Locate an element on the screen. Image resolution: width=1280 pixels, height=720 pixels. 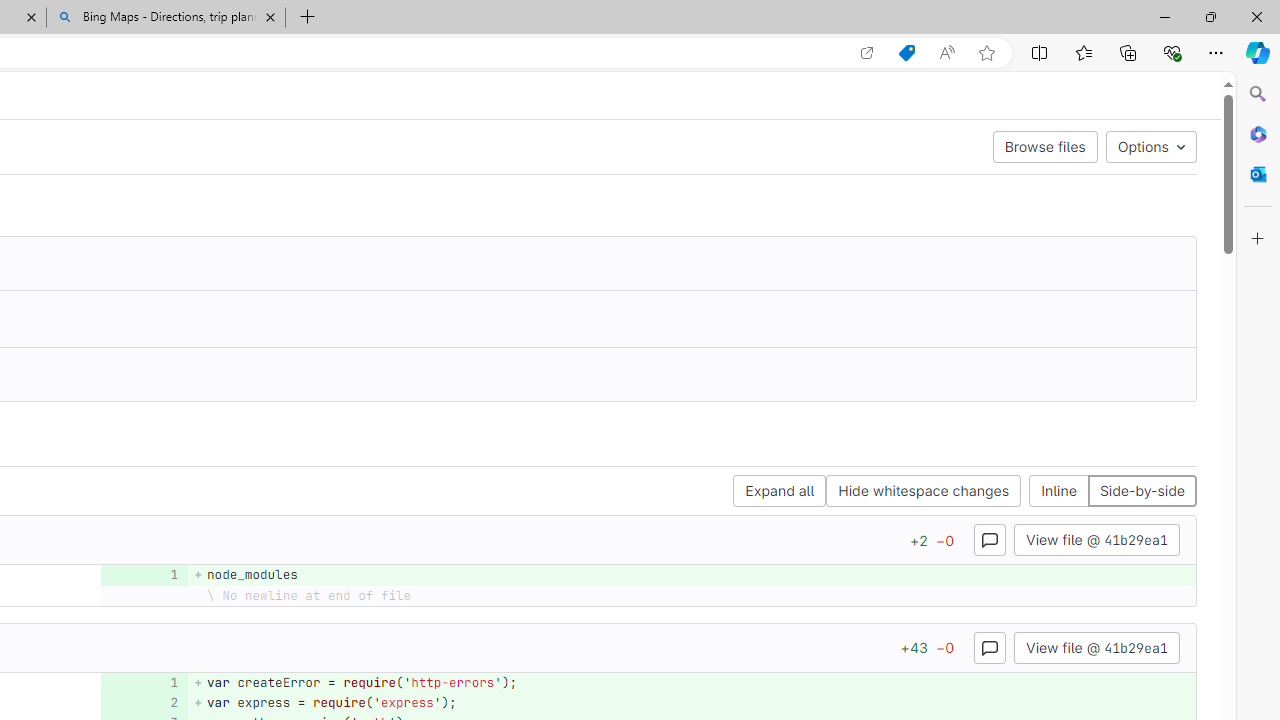
'Add a comment to this line 2' is located at coordinates (143, 701).